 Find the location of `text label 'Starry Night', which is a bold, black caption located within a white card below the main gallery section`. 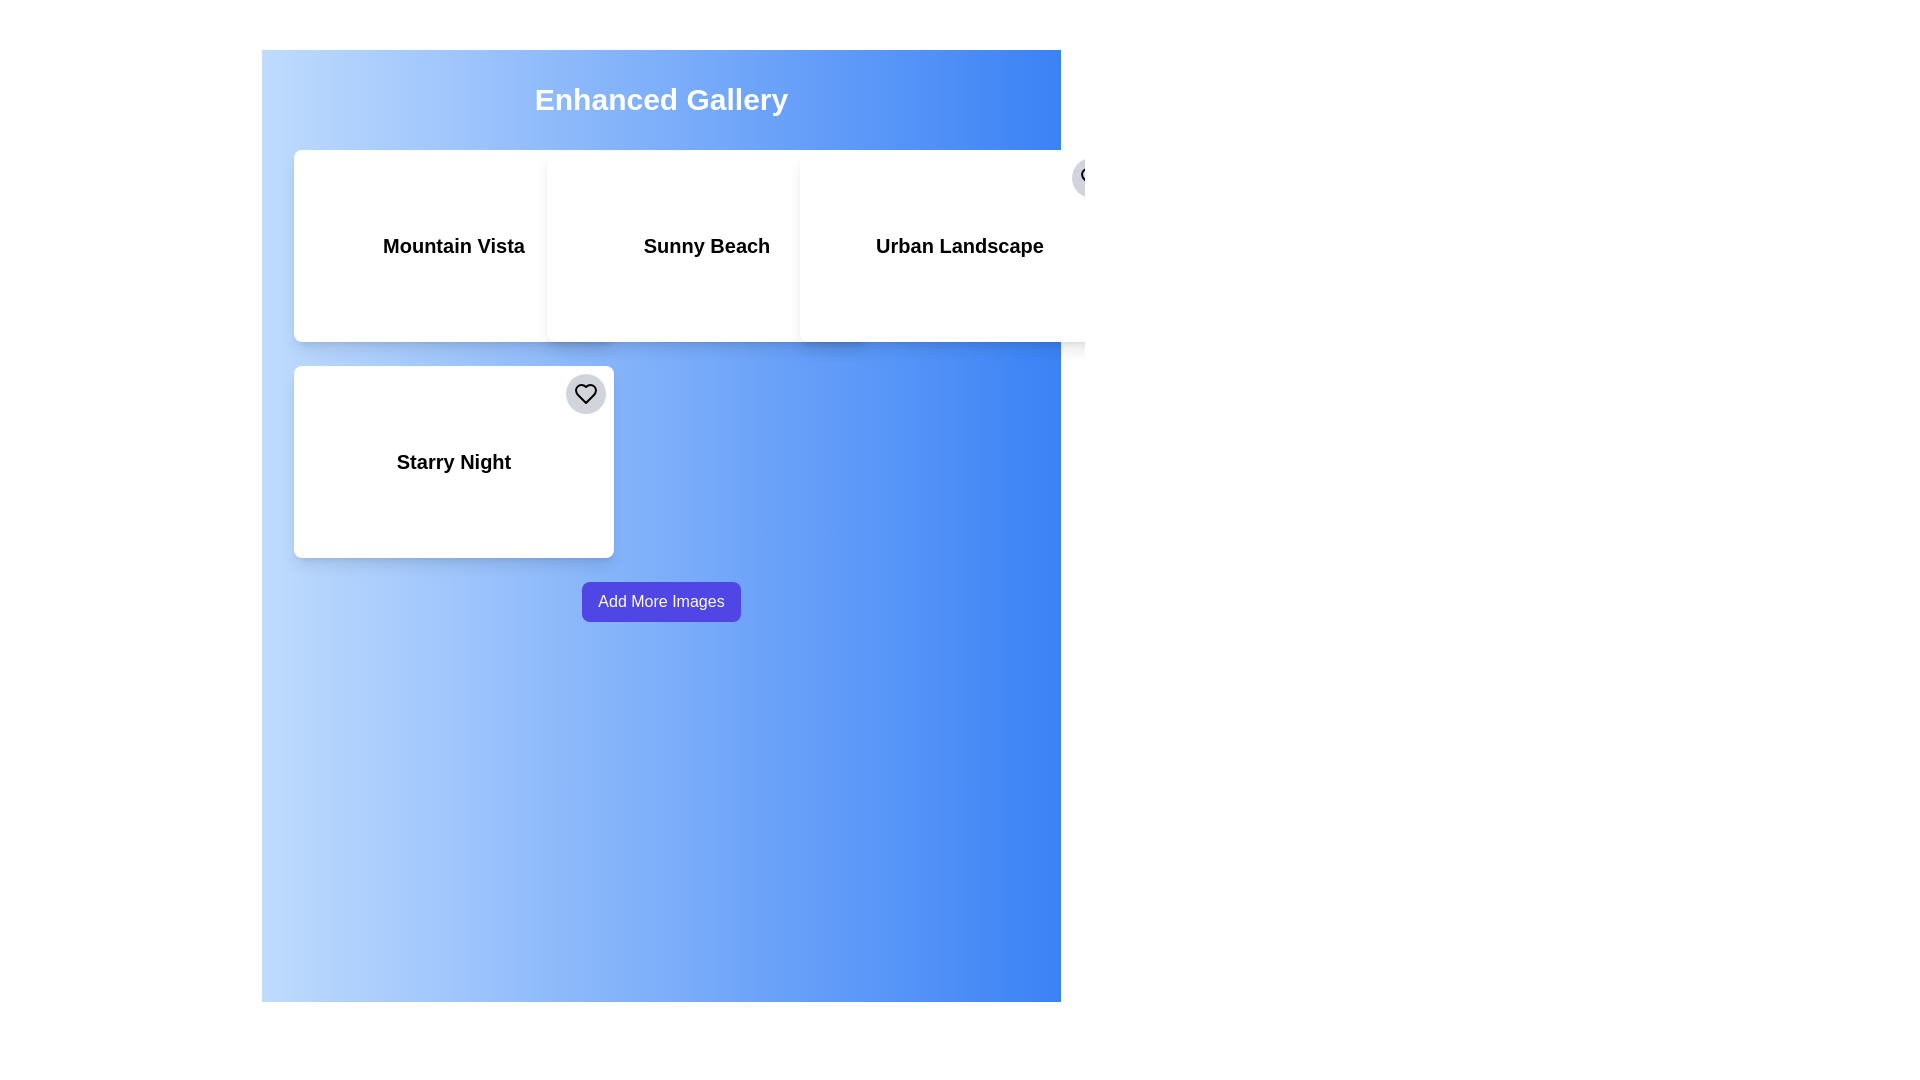

text label 'Starry Night', which is a bold, black caption located within a white card below the main gallery section is located at coordinates (453, 462).